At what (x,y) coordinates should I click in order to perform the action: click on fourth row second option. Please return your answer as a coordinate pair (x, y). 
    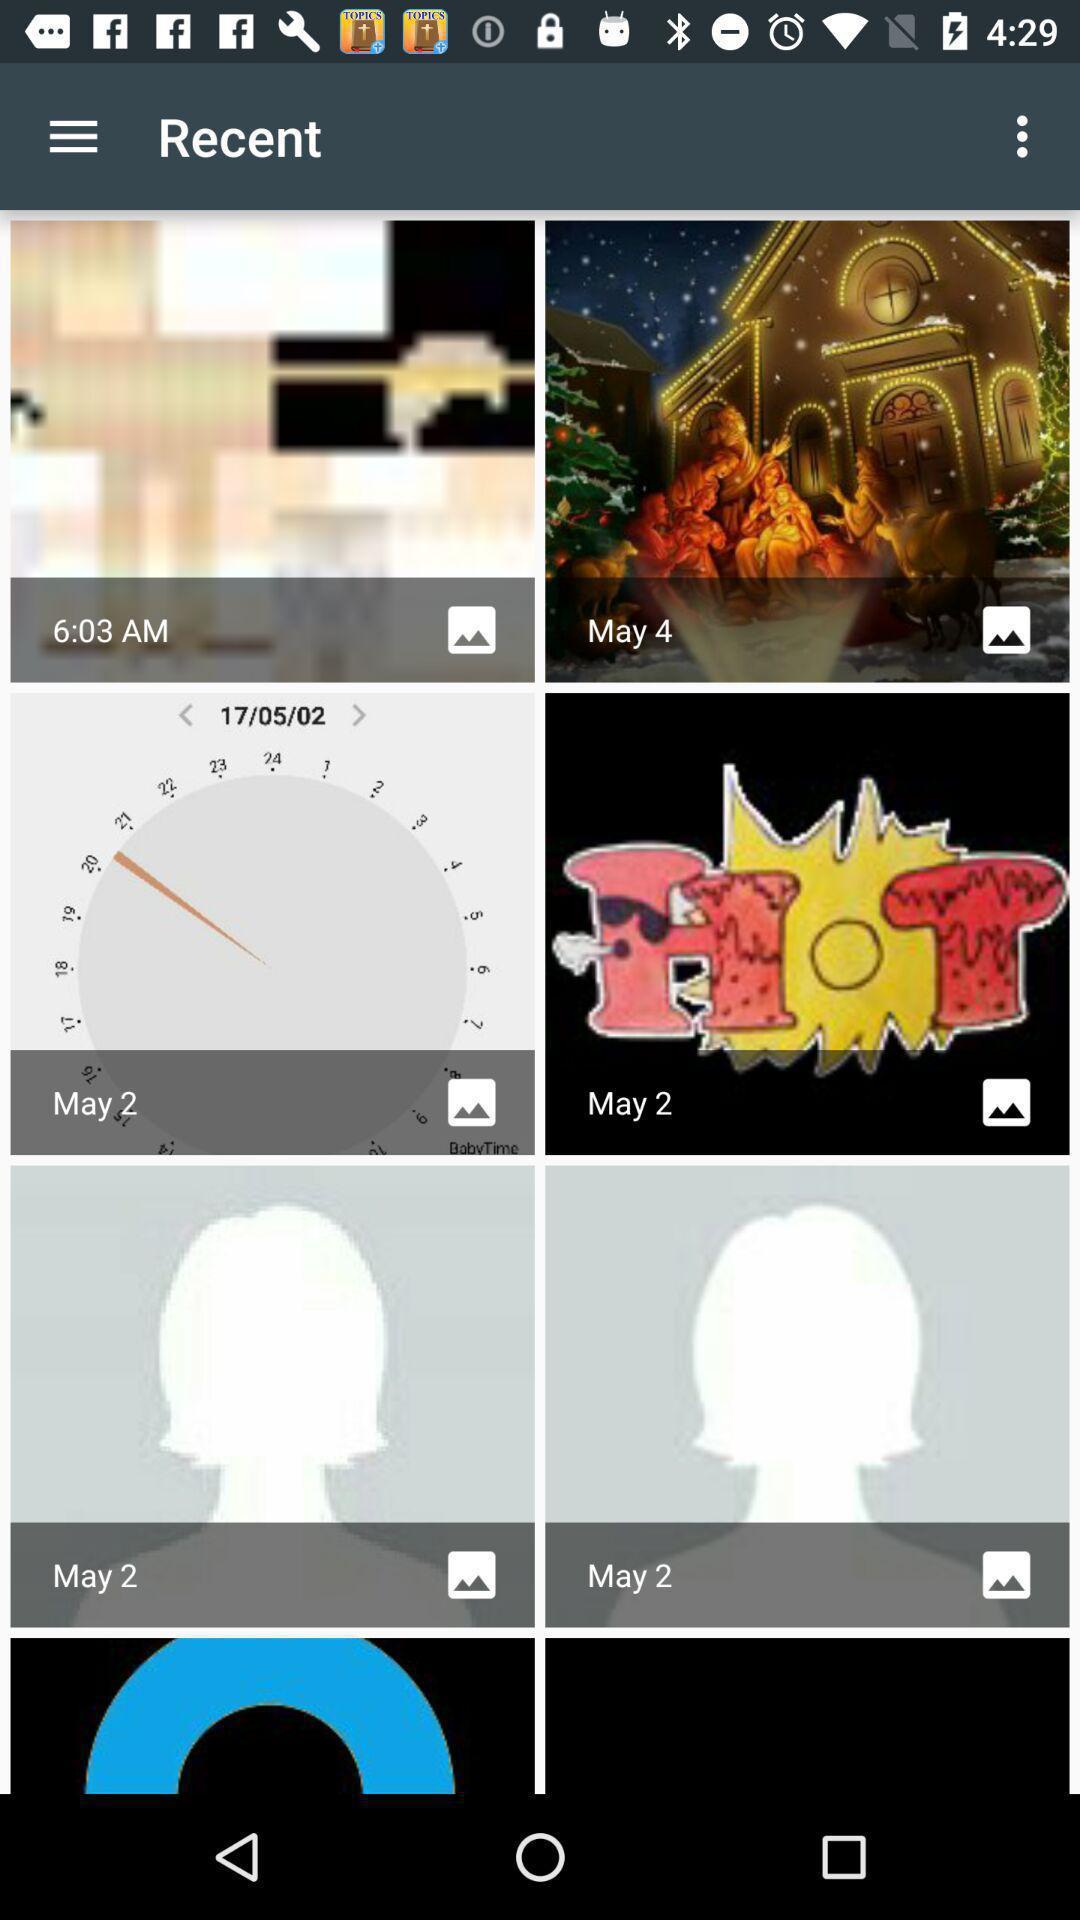
    Looking at the image, I should click on (806, 1714).